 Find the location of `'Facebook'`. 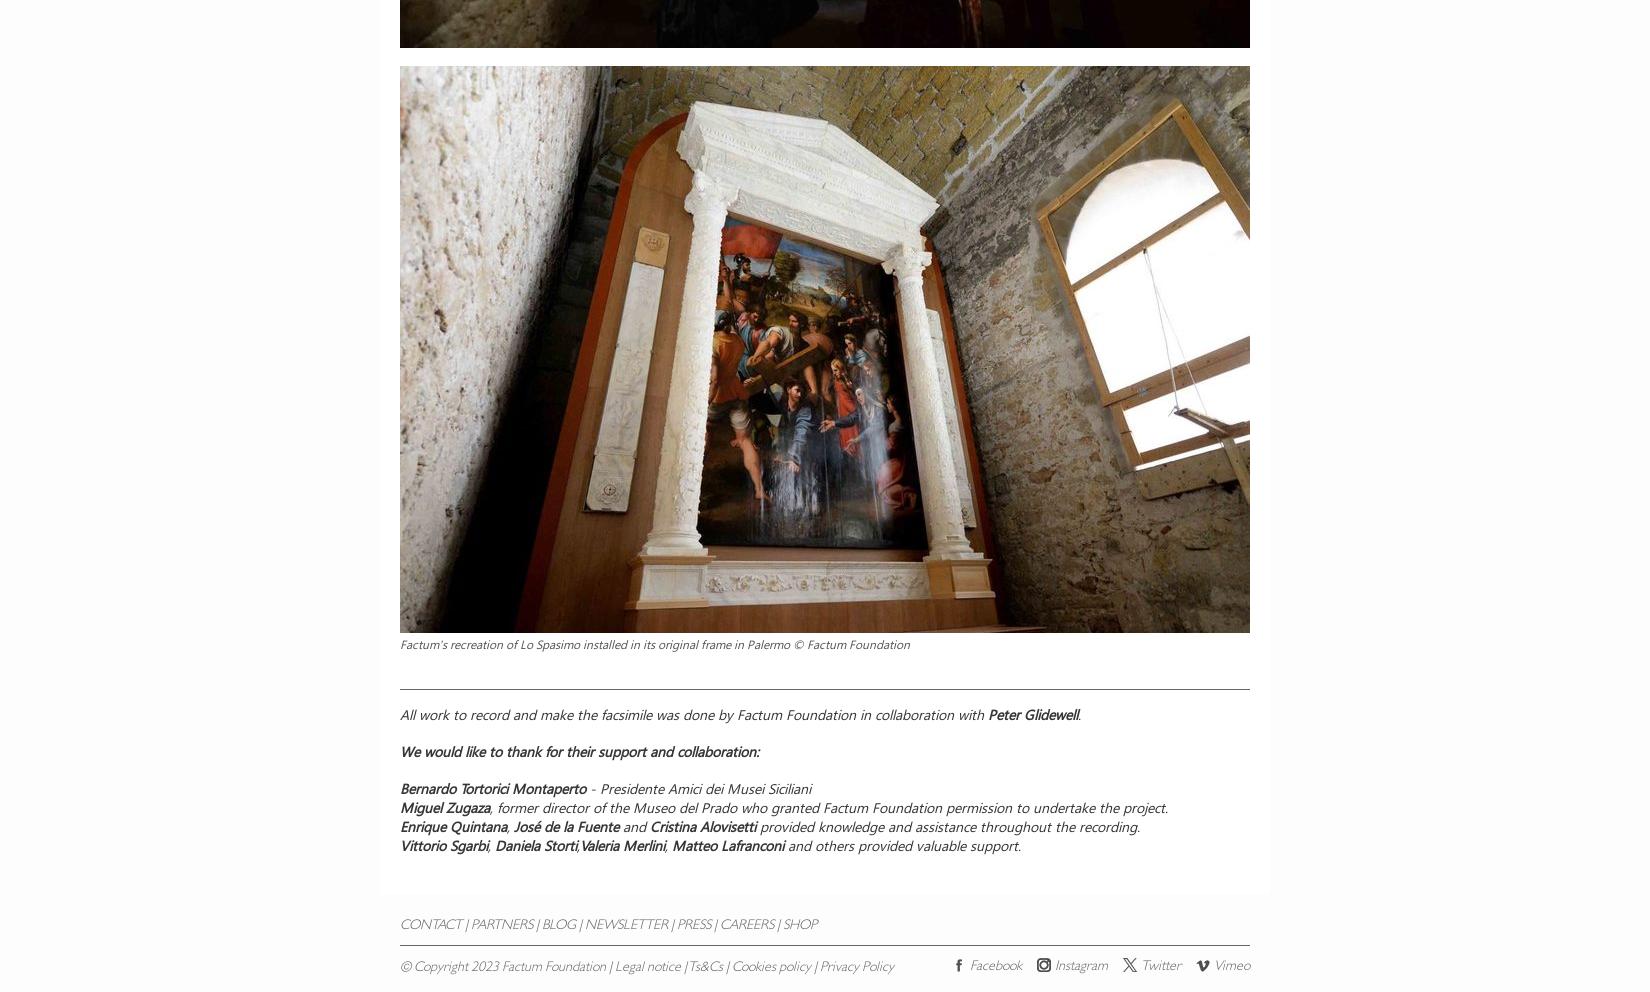

'Facebook' is located at coordinates (995, 966).